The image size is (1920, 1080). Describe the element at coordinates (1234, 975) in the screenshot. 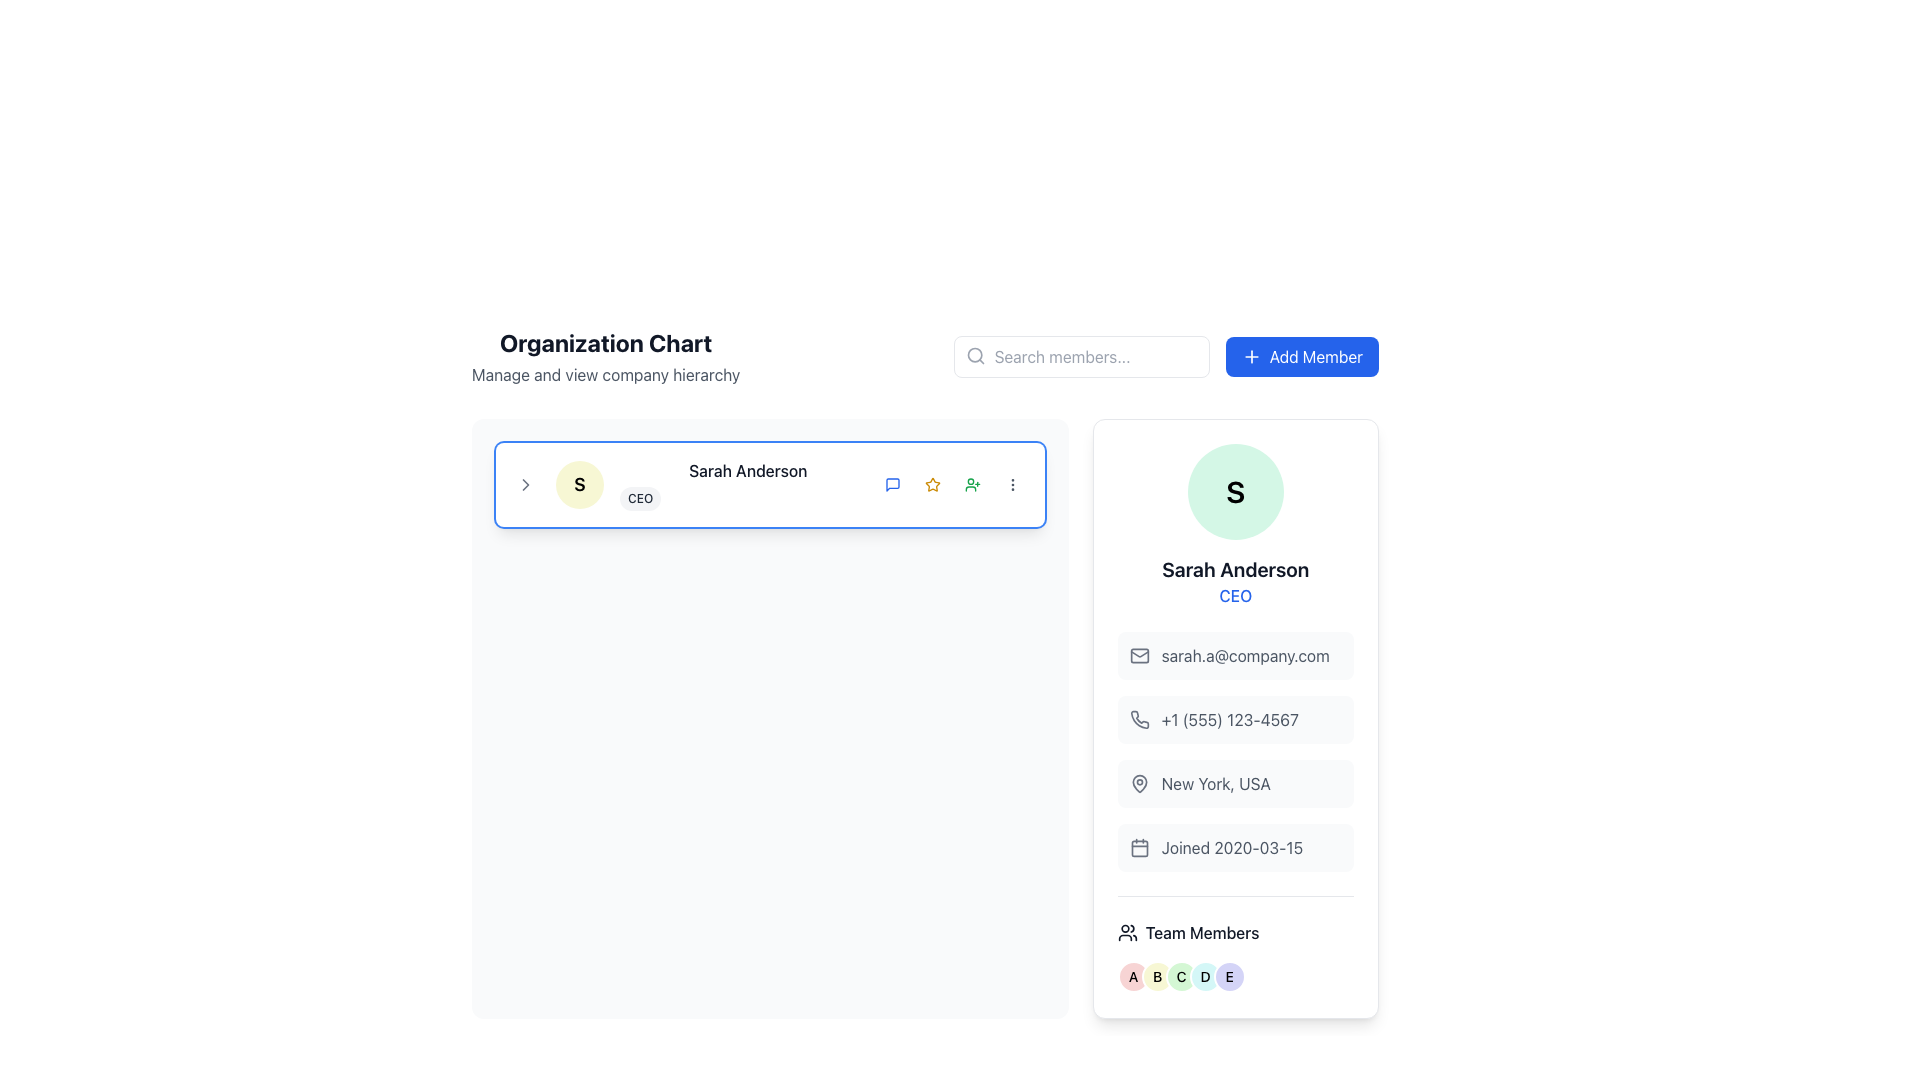

I see `the highlighted circular avatar representation labeled 'E' with a pastel purple background located in the bottom right section of the user detail panel under 'Team Members'` at that location.